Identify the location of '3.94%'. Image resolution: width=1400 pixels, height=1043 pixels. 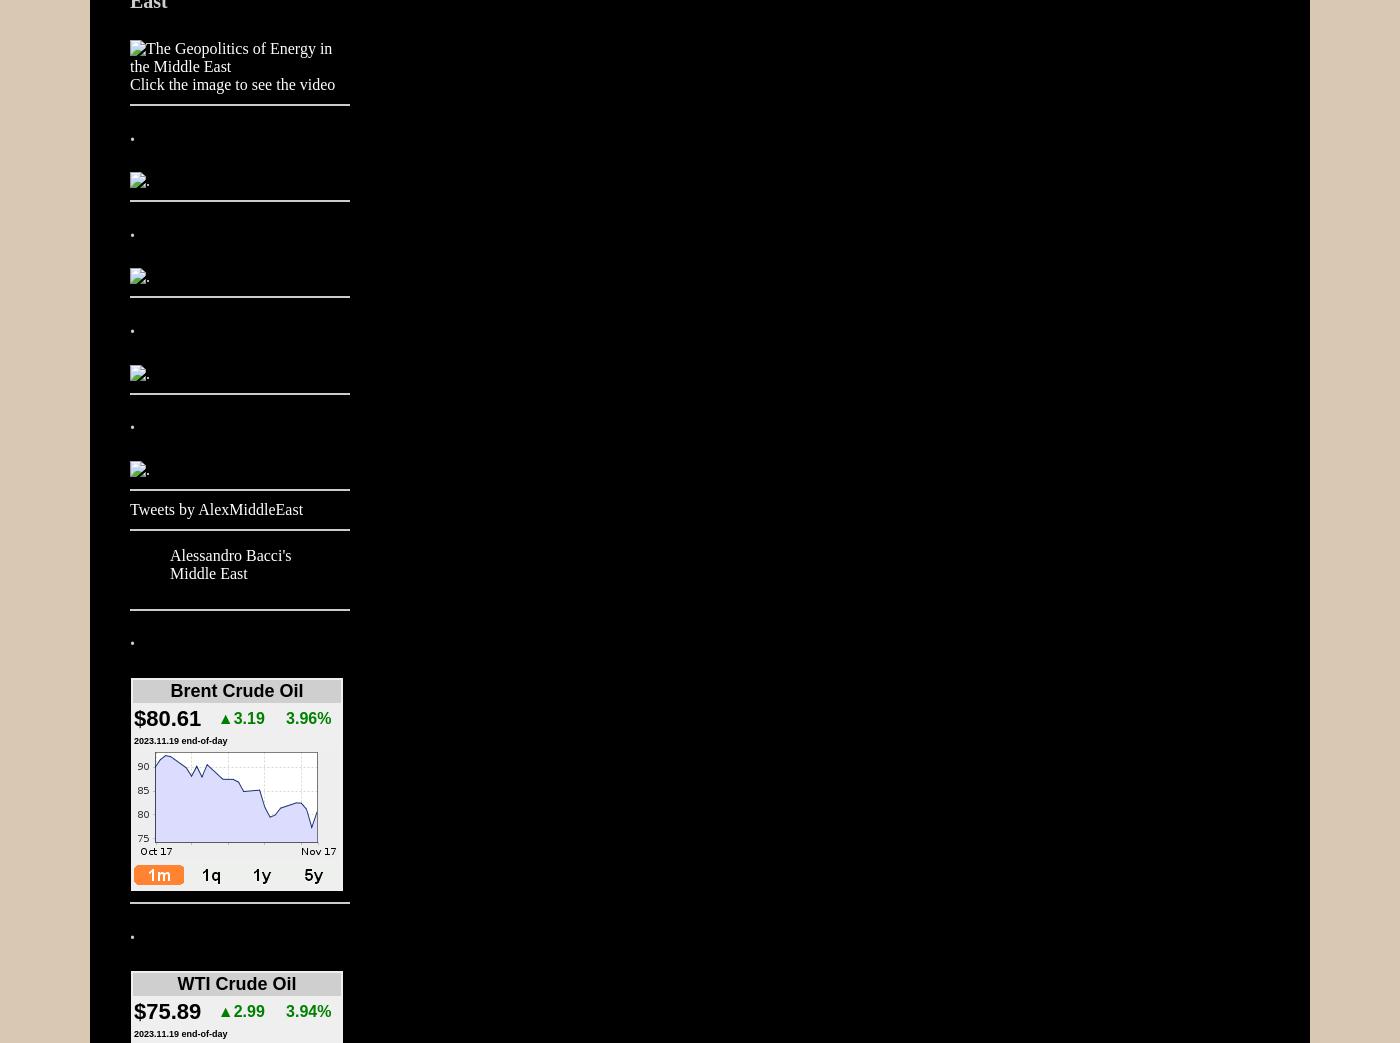
(308, 1011).